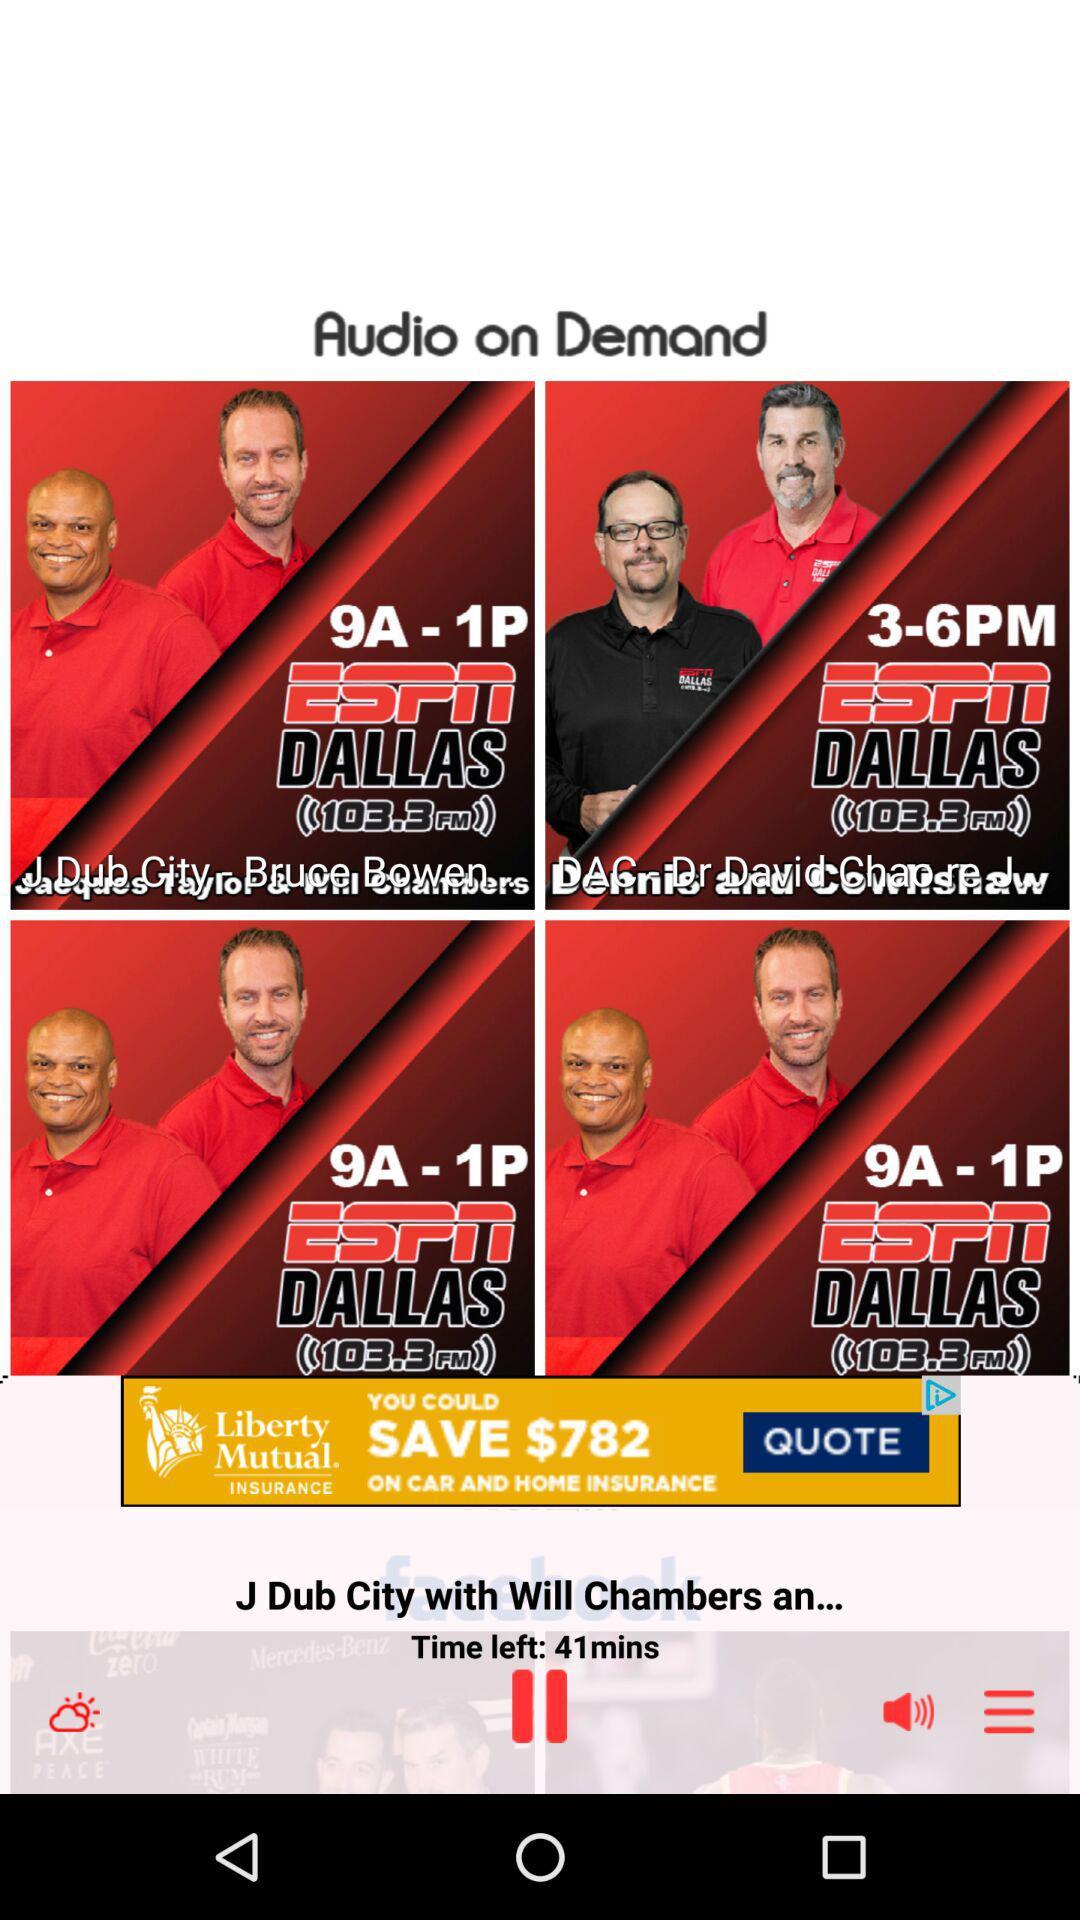 This screenshot has height=1920, width=1080. What do you see at coordinates (538, 1826) in the screenshot?
I see `the pause icon` at bounding box center [538, 1826].